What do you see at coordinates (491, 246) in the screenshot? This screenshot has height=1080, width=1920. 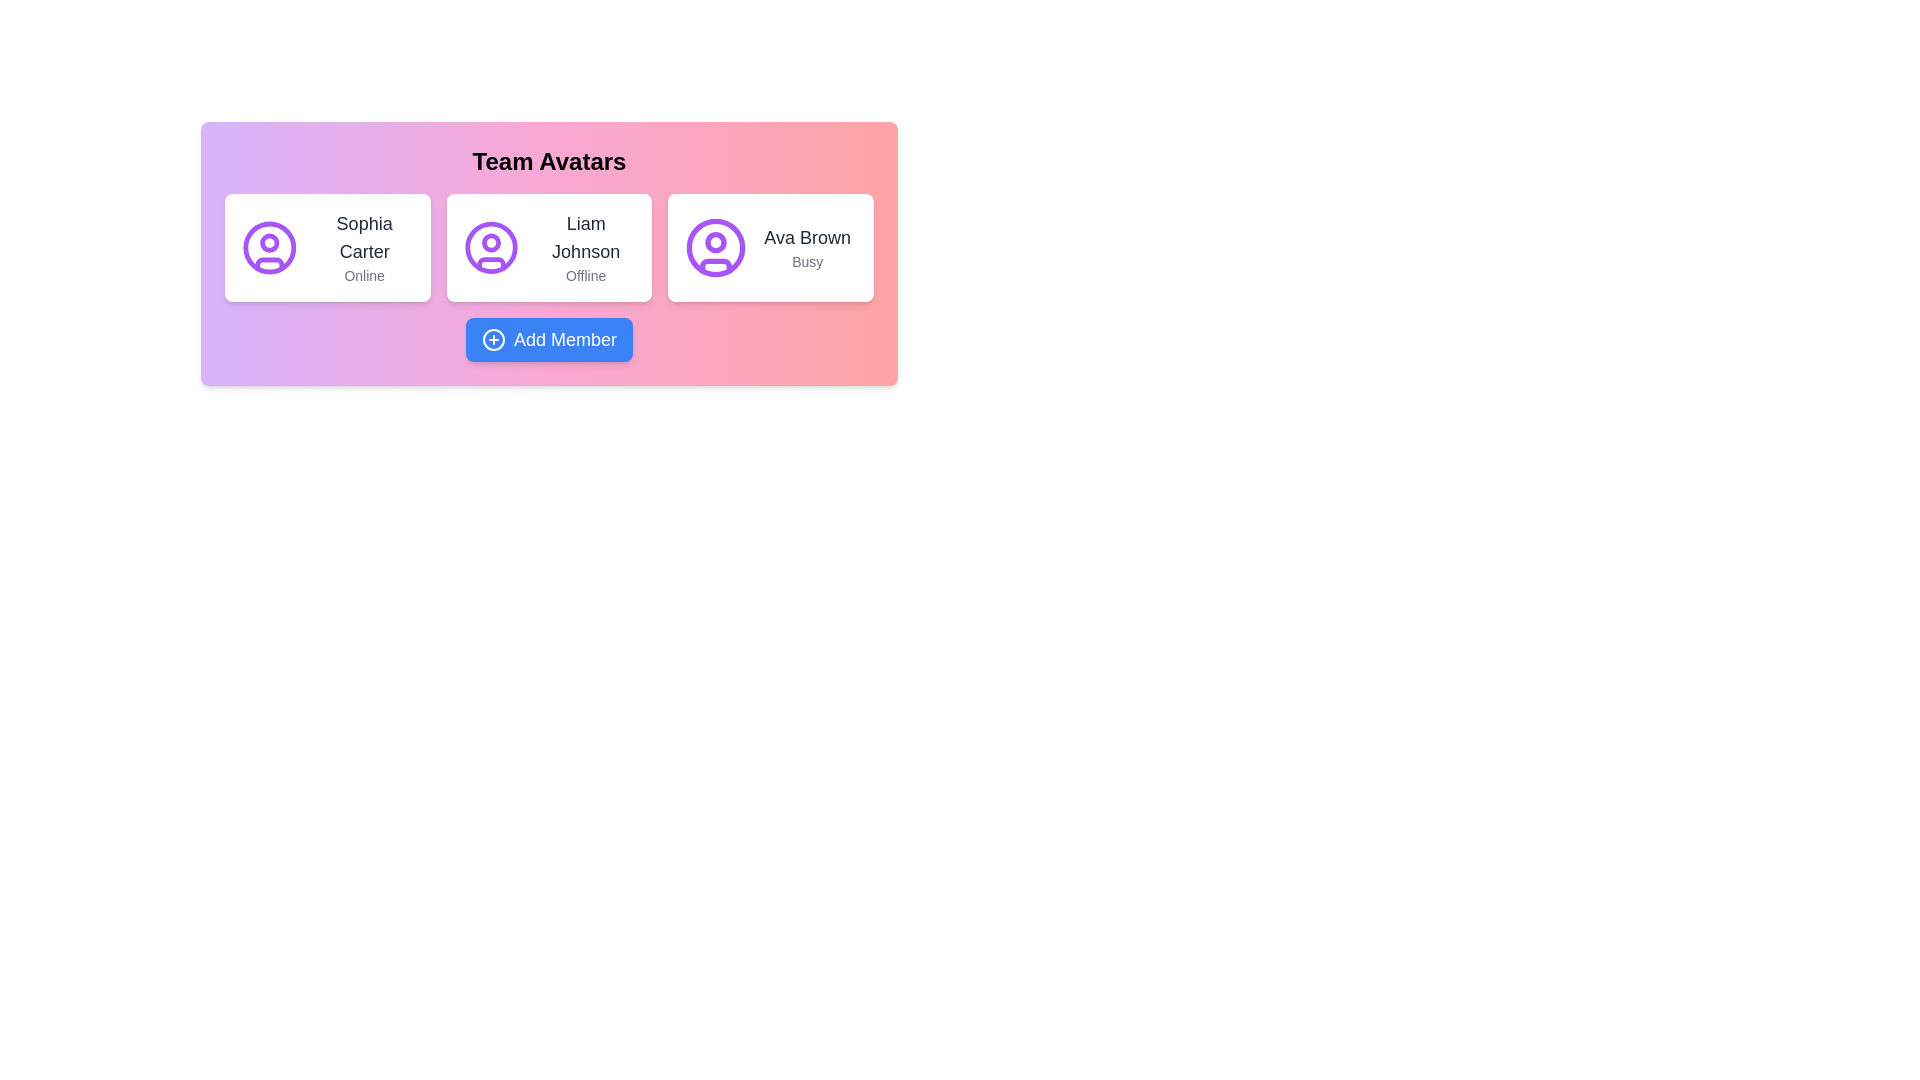 I see `the Profile Icon of 'Liam Johnson', which is a circular purple icon with a user outline, centrally located in the second avatar card from the left` at bounding box center [491, 246].